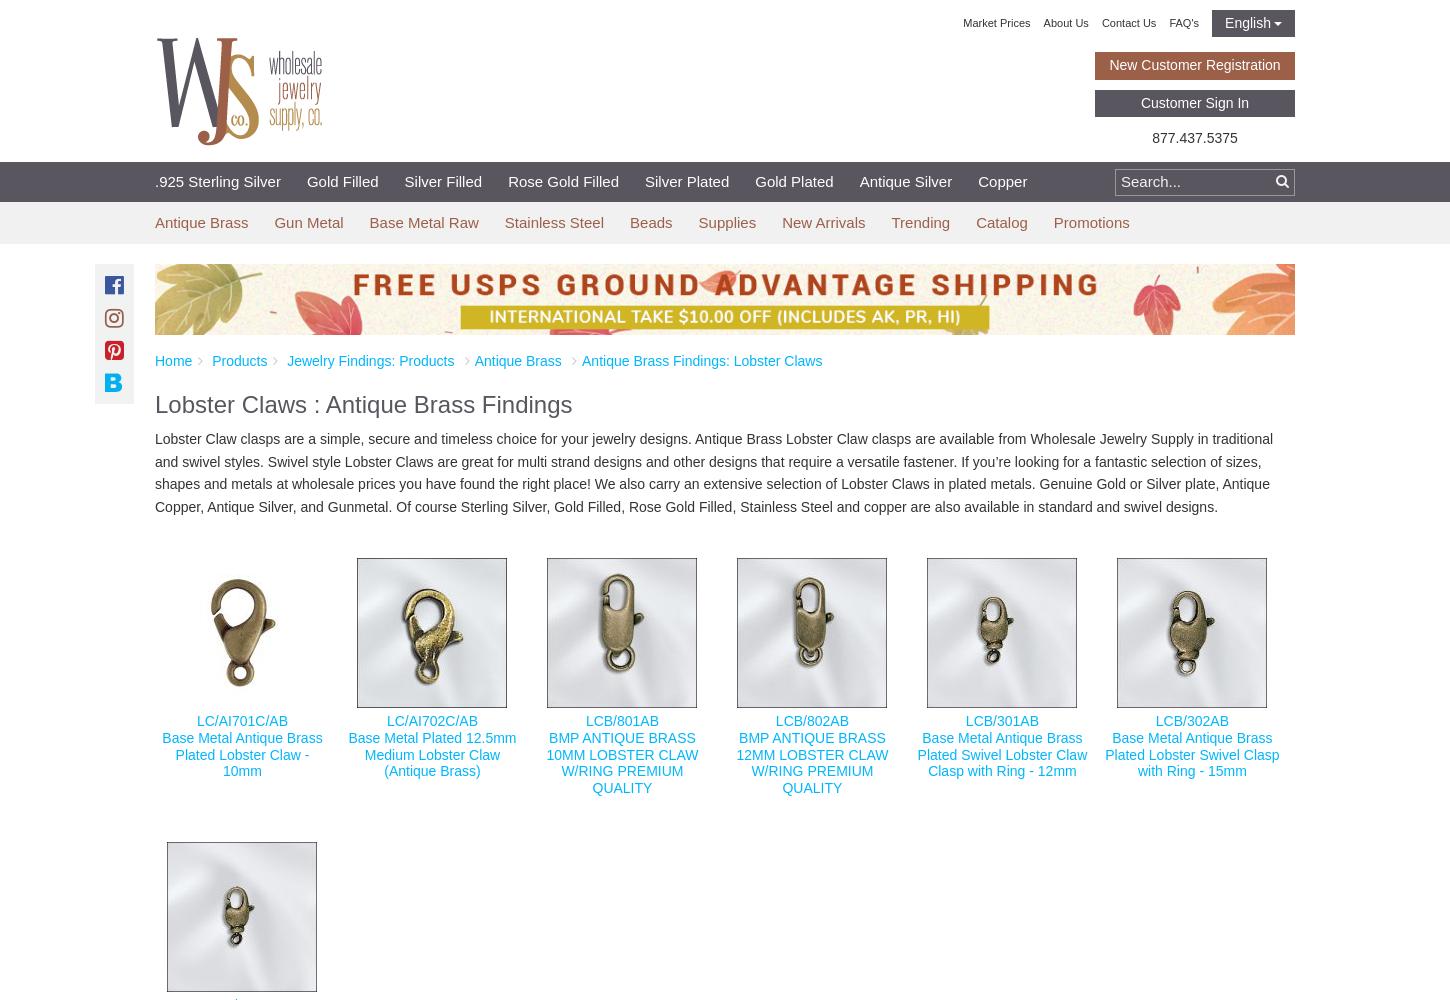 This screenshot has height=1000, width=1450. Describe the element at coordinates (1001, 720) in the screenshot. I see `'LCB/301AB'` at that location.